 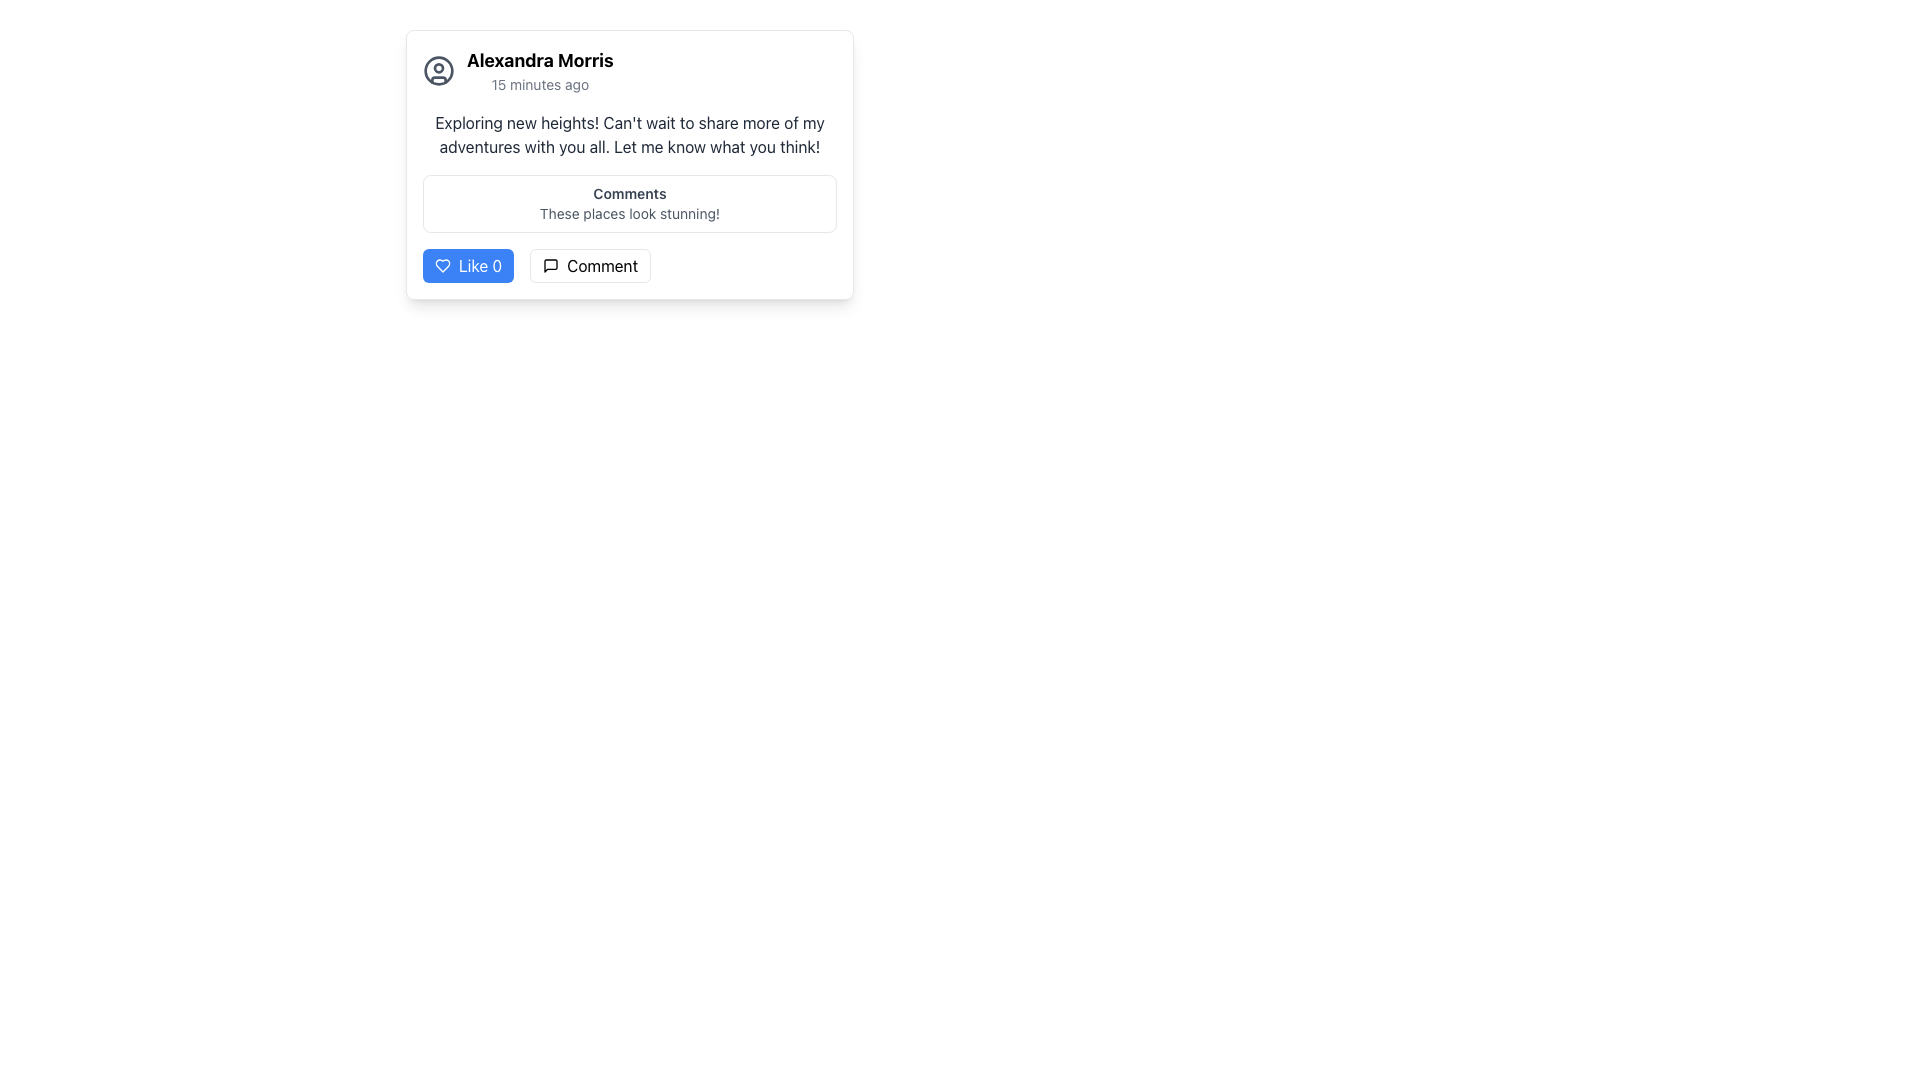 What do you see at coordinates (551, 265) in the screenshot?
I see `the speech bubble icon inside the 'Comment' button located at the bottom of the card interface` at bounding box center [551, 265].